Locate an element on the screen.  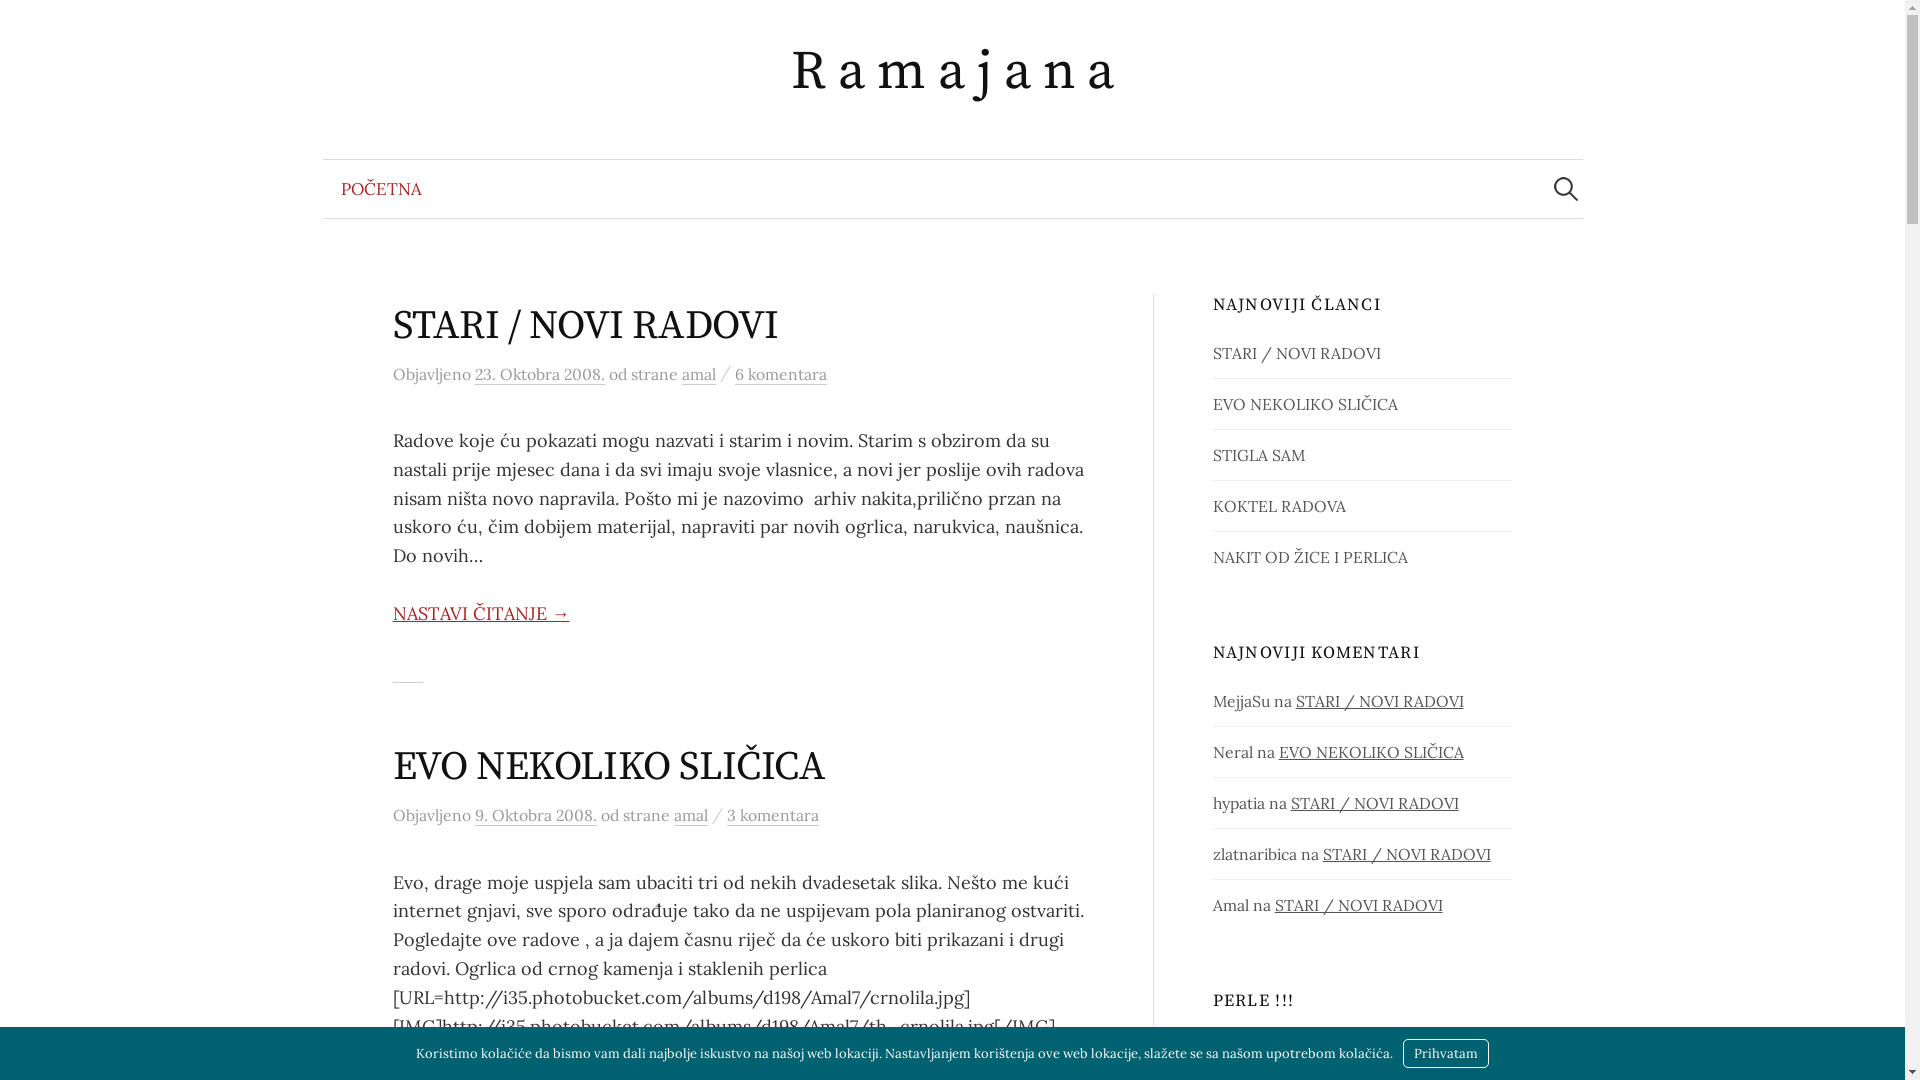
'amal' is located at coordinates (699, 374).